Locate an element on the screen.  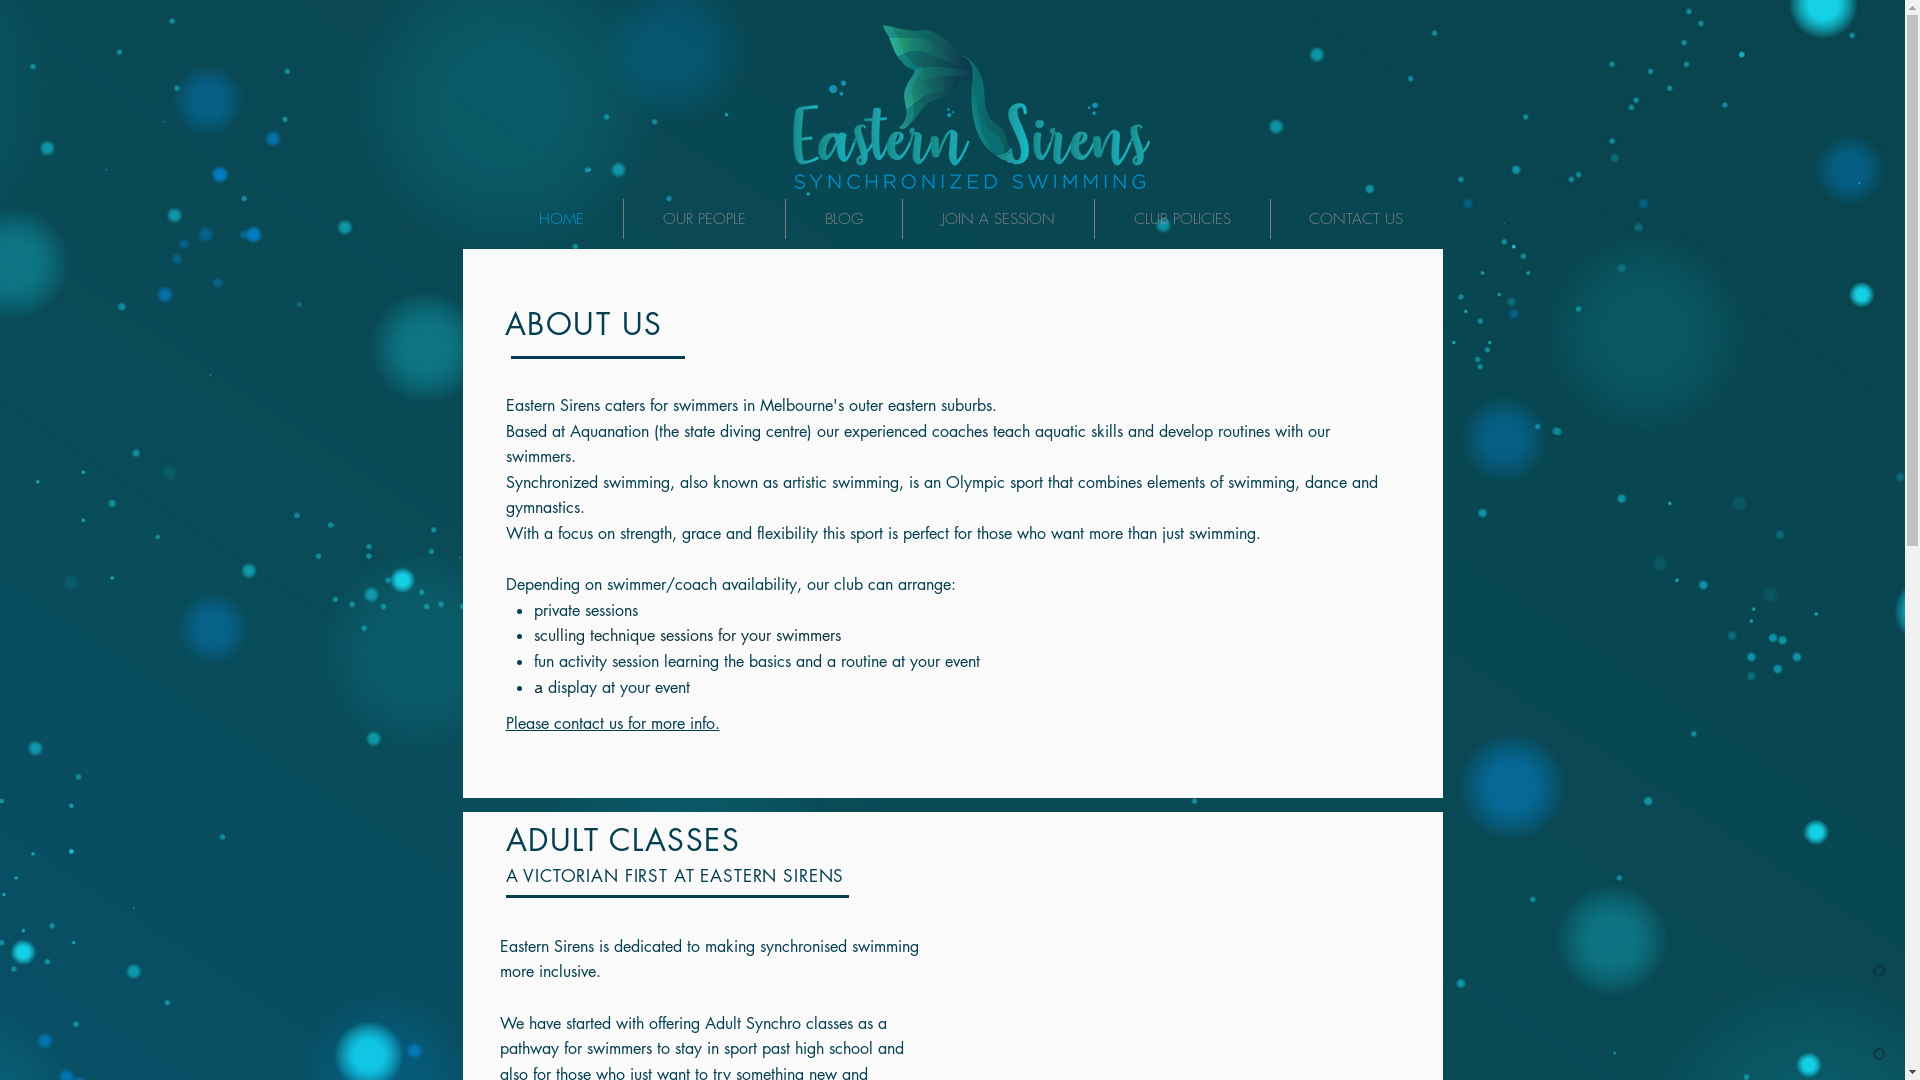
'CONTACT US' is located at coordinates (1355, 219).